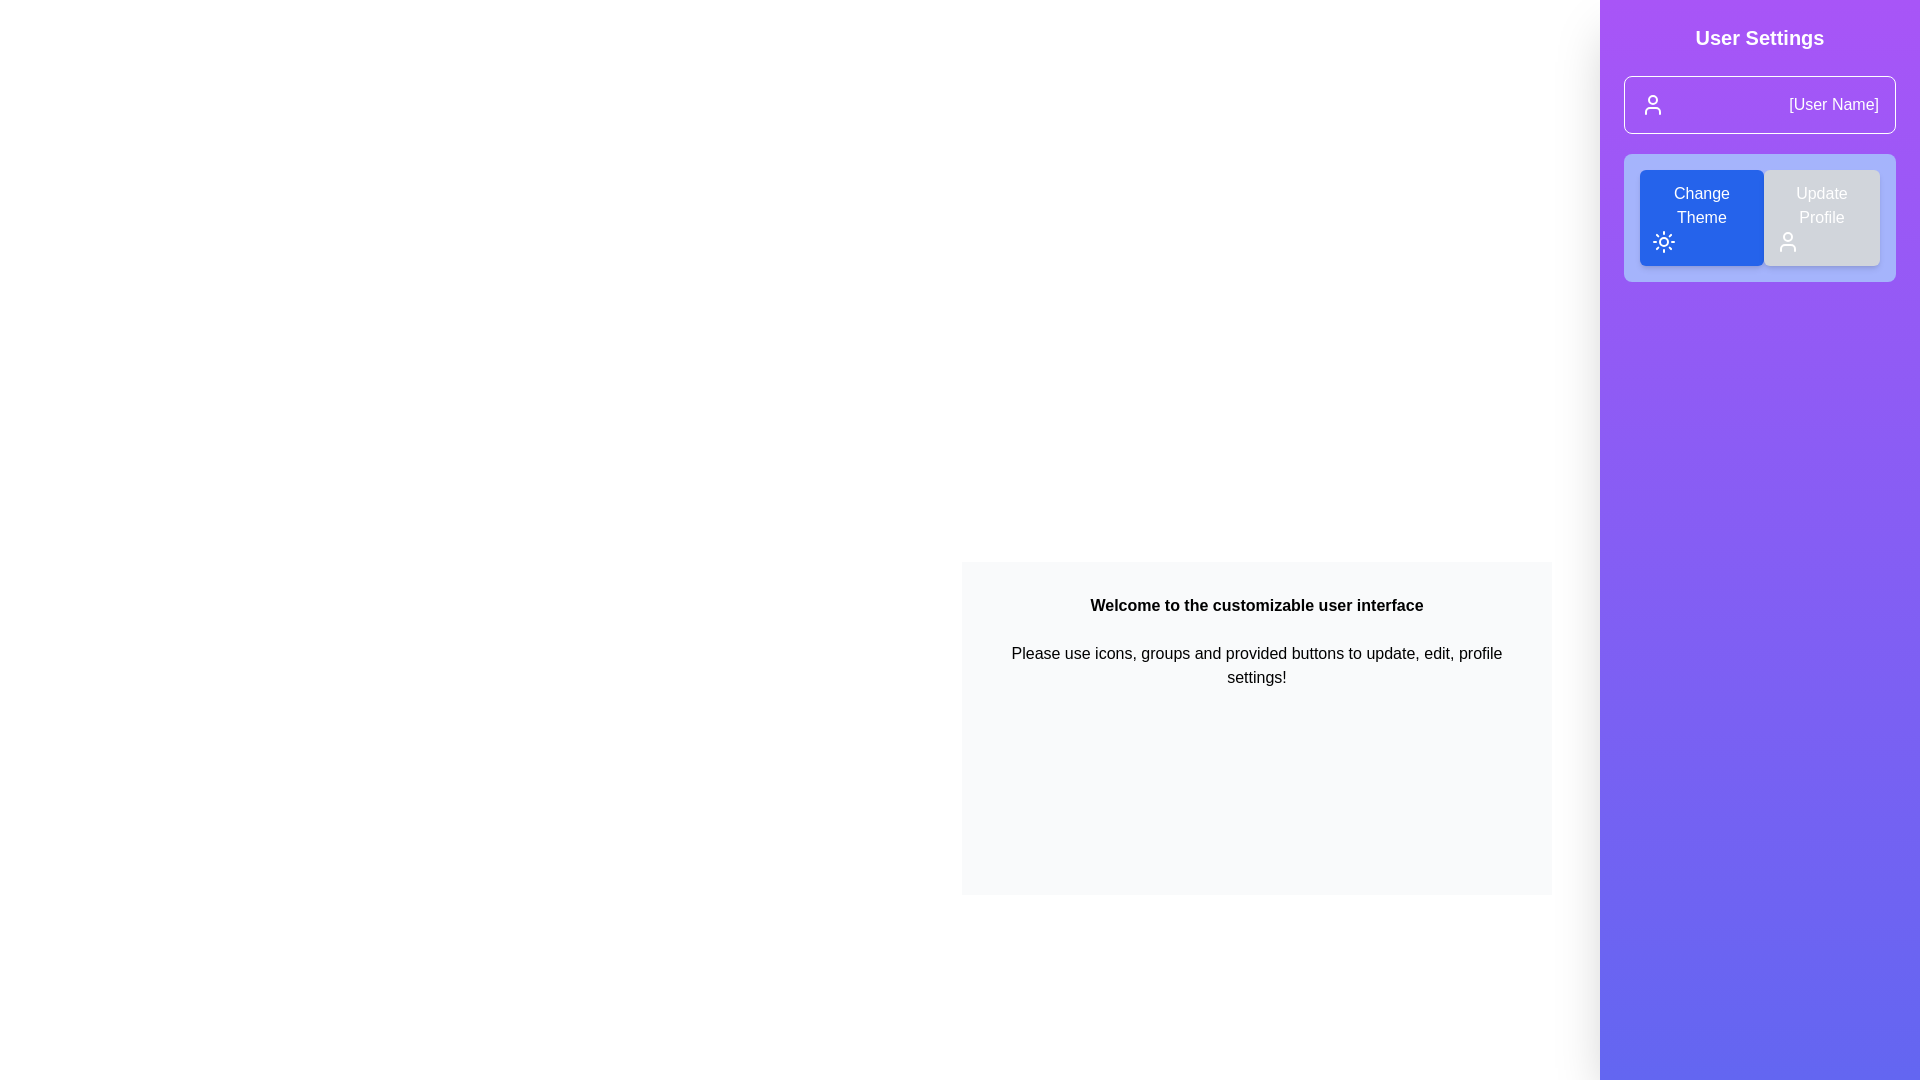 The height and width of the screenshot is (1080, 1920). I want to click on the 'Update Profile' button, so click(1821, 218).